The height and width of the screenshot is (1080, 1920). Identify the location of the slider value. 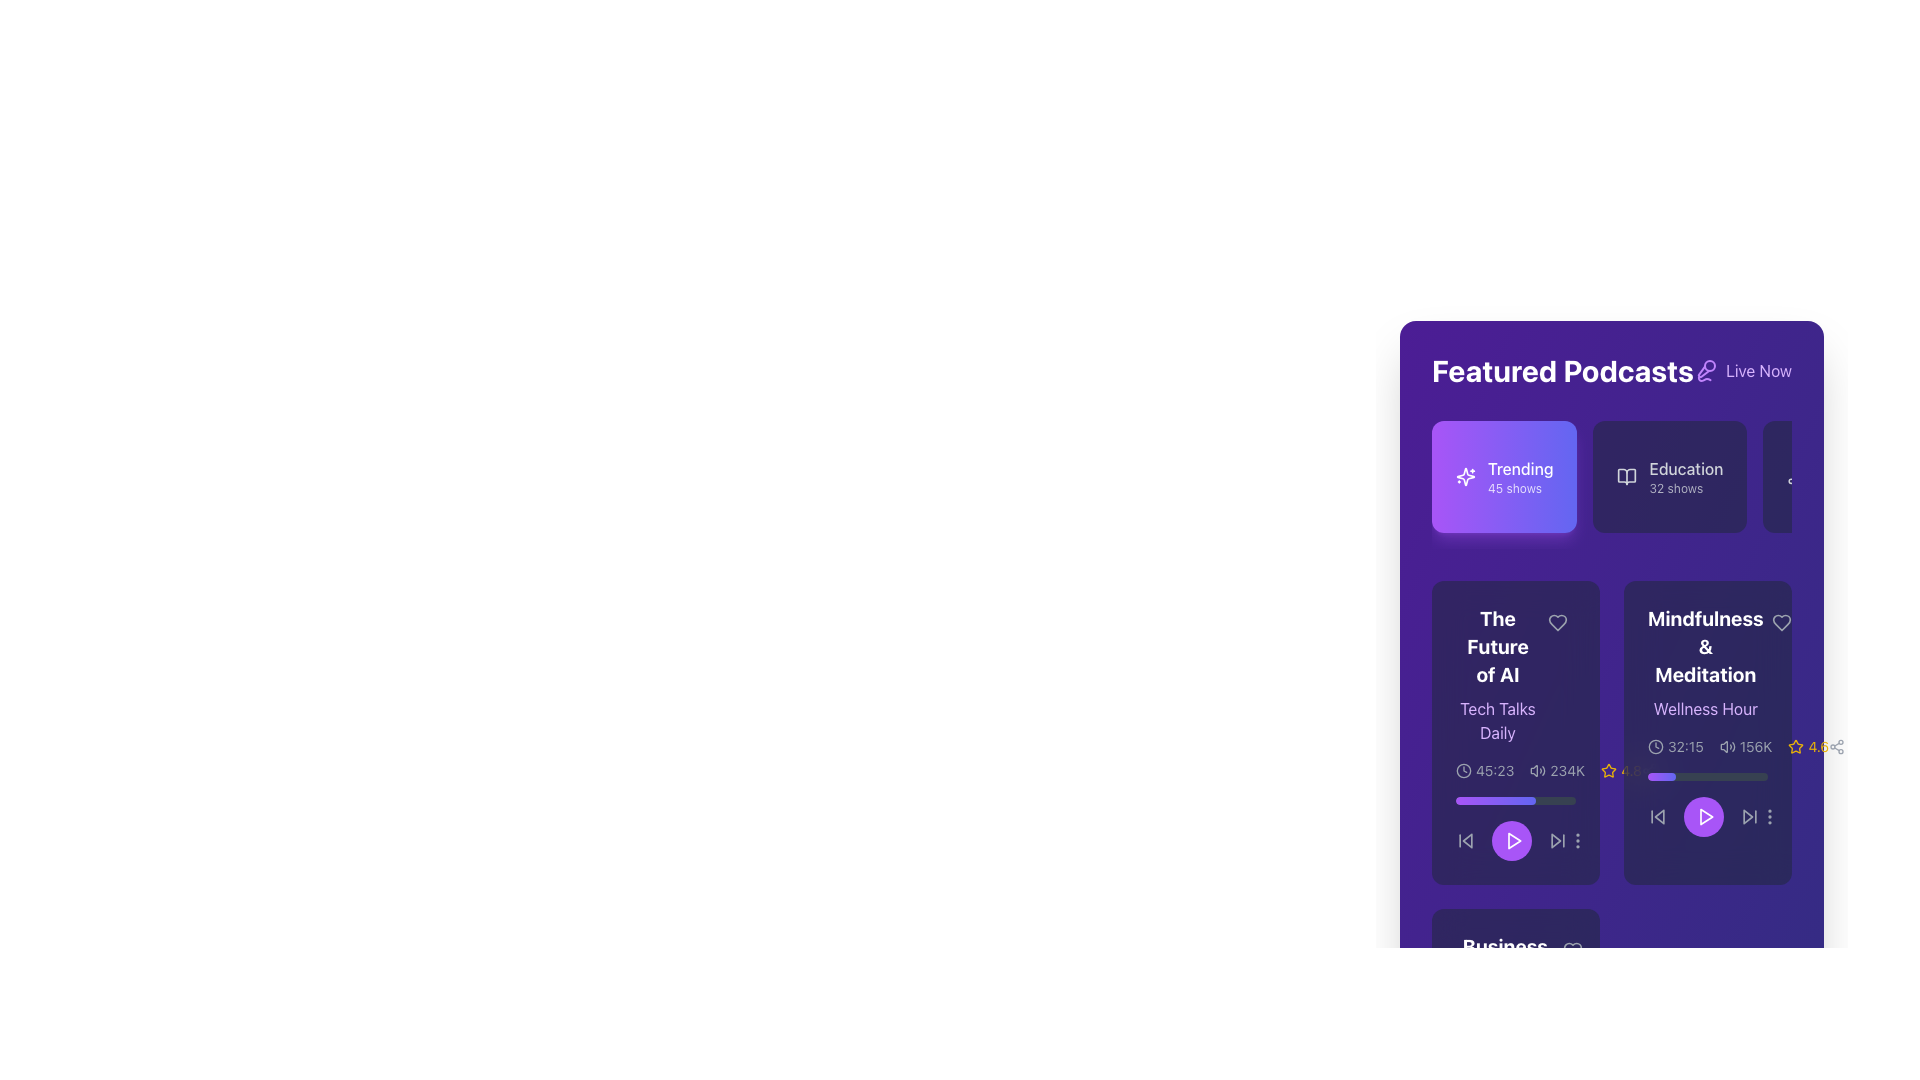
(1478, 800).